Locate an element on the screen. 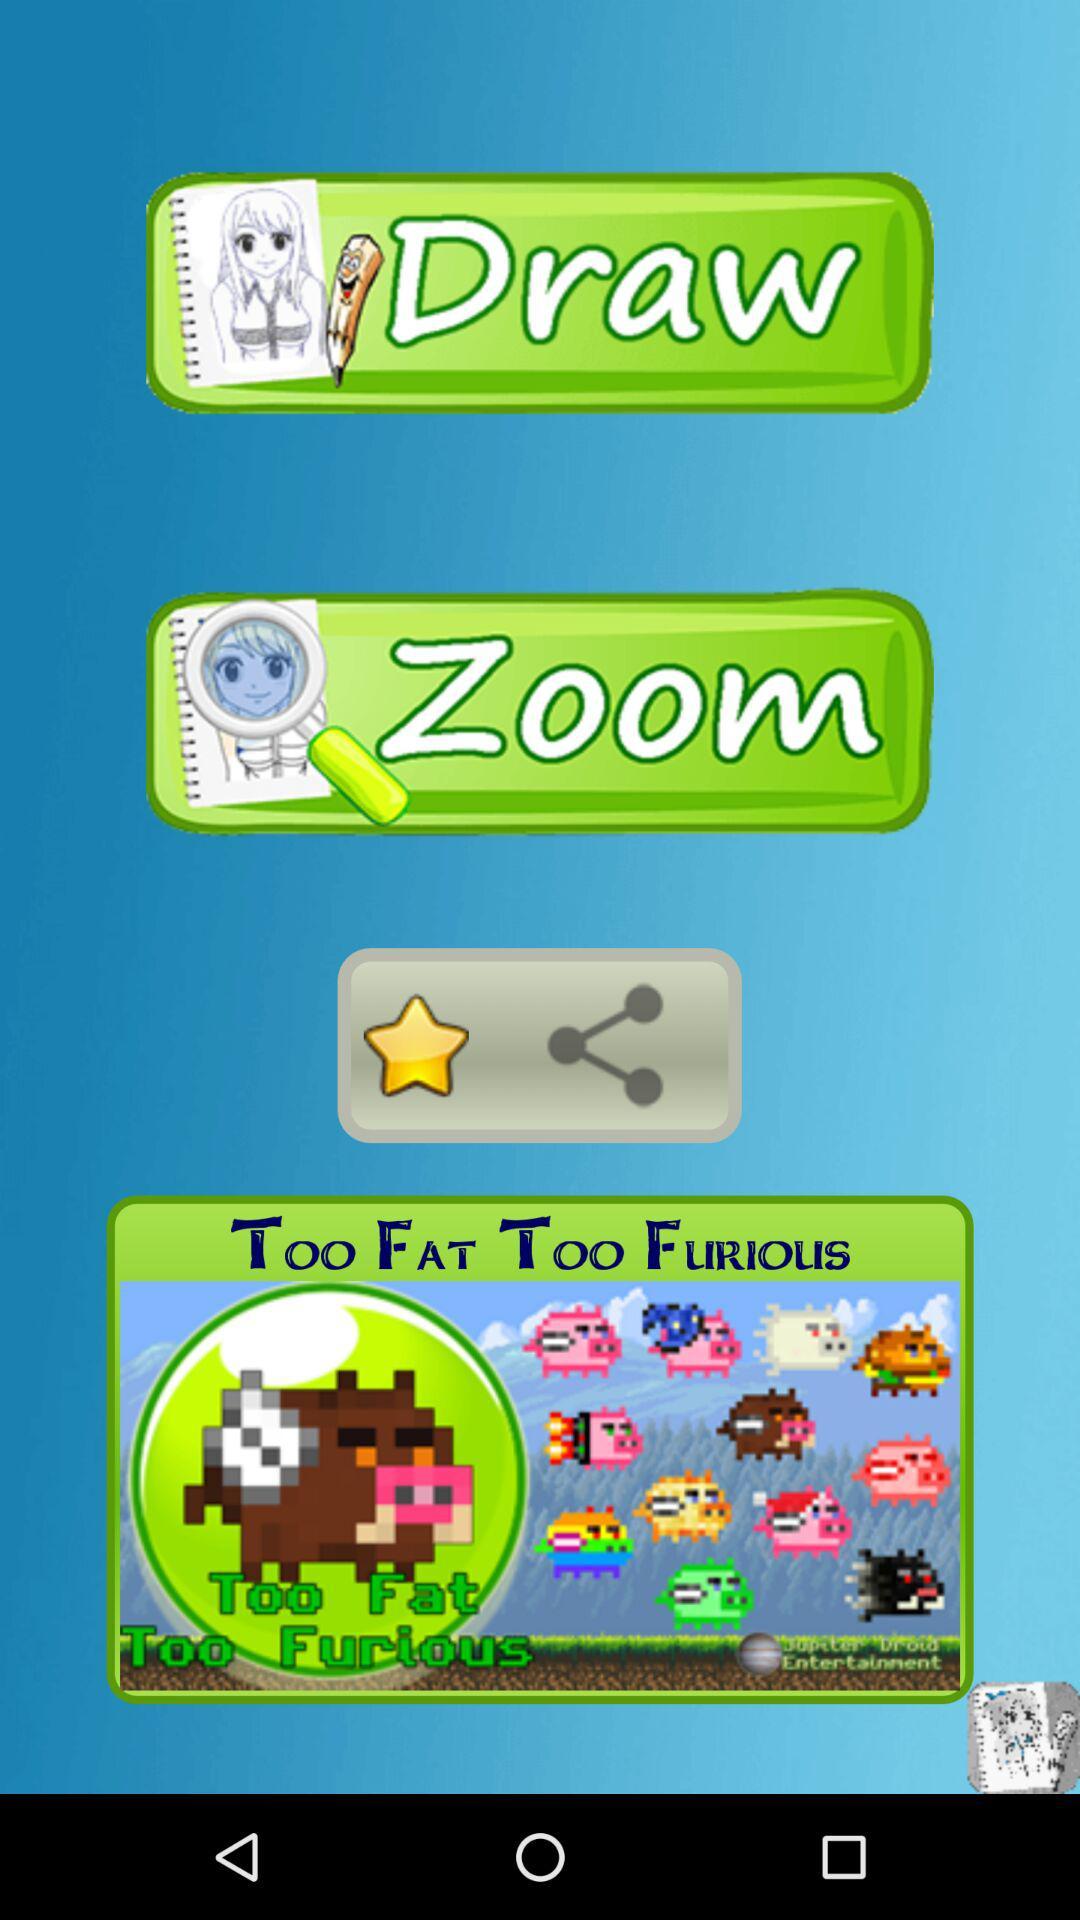 The image size is (1080, 1920). the too fat too is located at coordinates (540, 1243).